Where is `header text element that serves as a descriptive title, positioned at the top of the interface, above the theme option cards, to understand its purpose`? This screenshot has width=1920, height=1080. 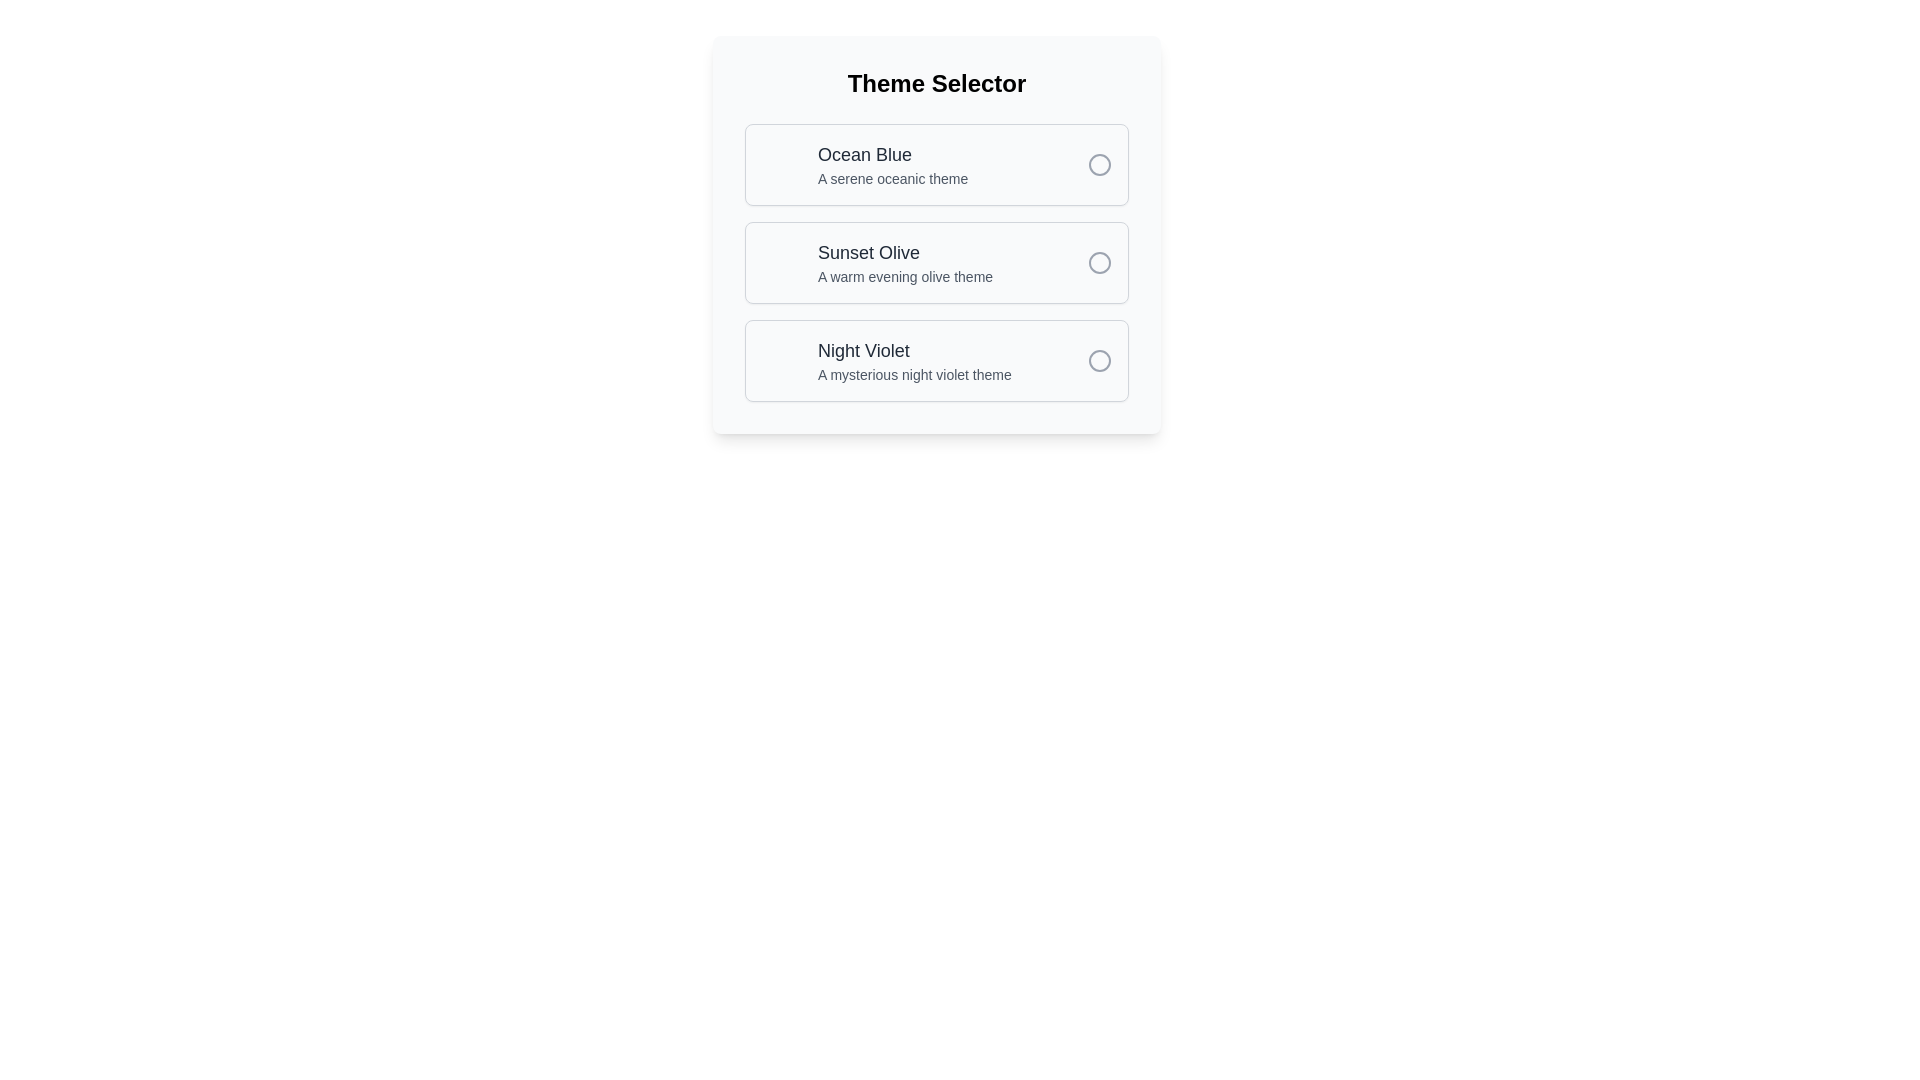
header text element that serves as a descriptive title, positioned at the top of the interface, above the theme option cards, to understand its purpose is located at coordinates (935, 83).